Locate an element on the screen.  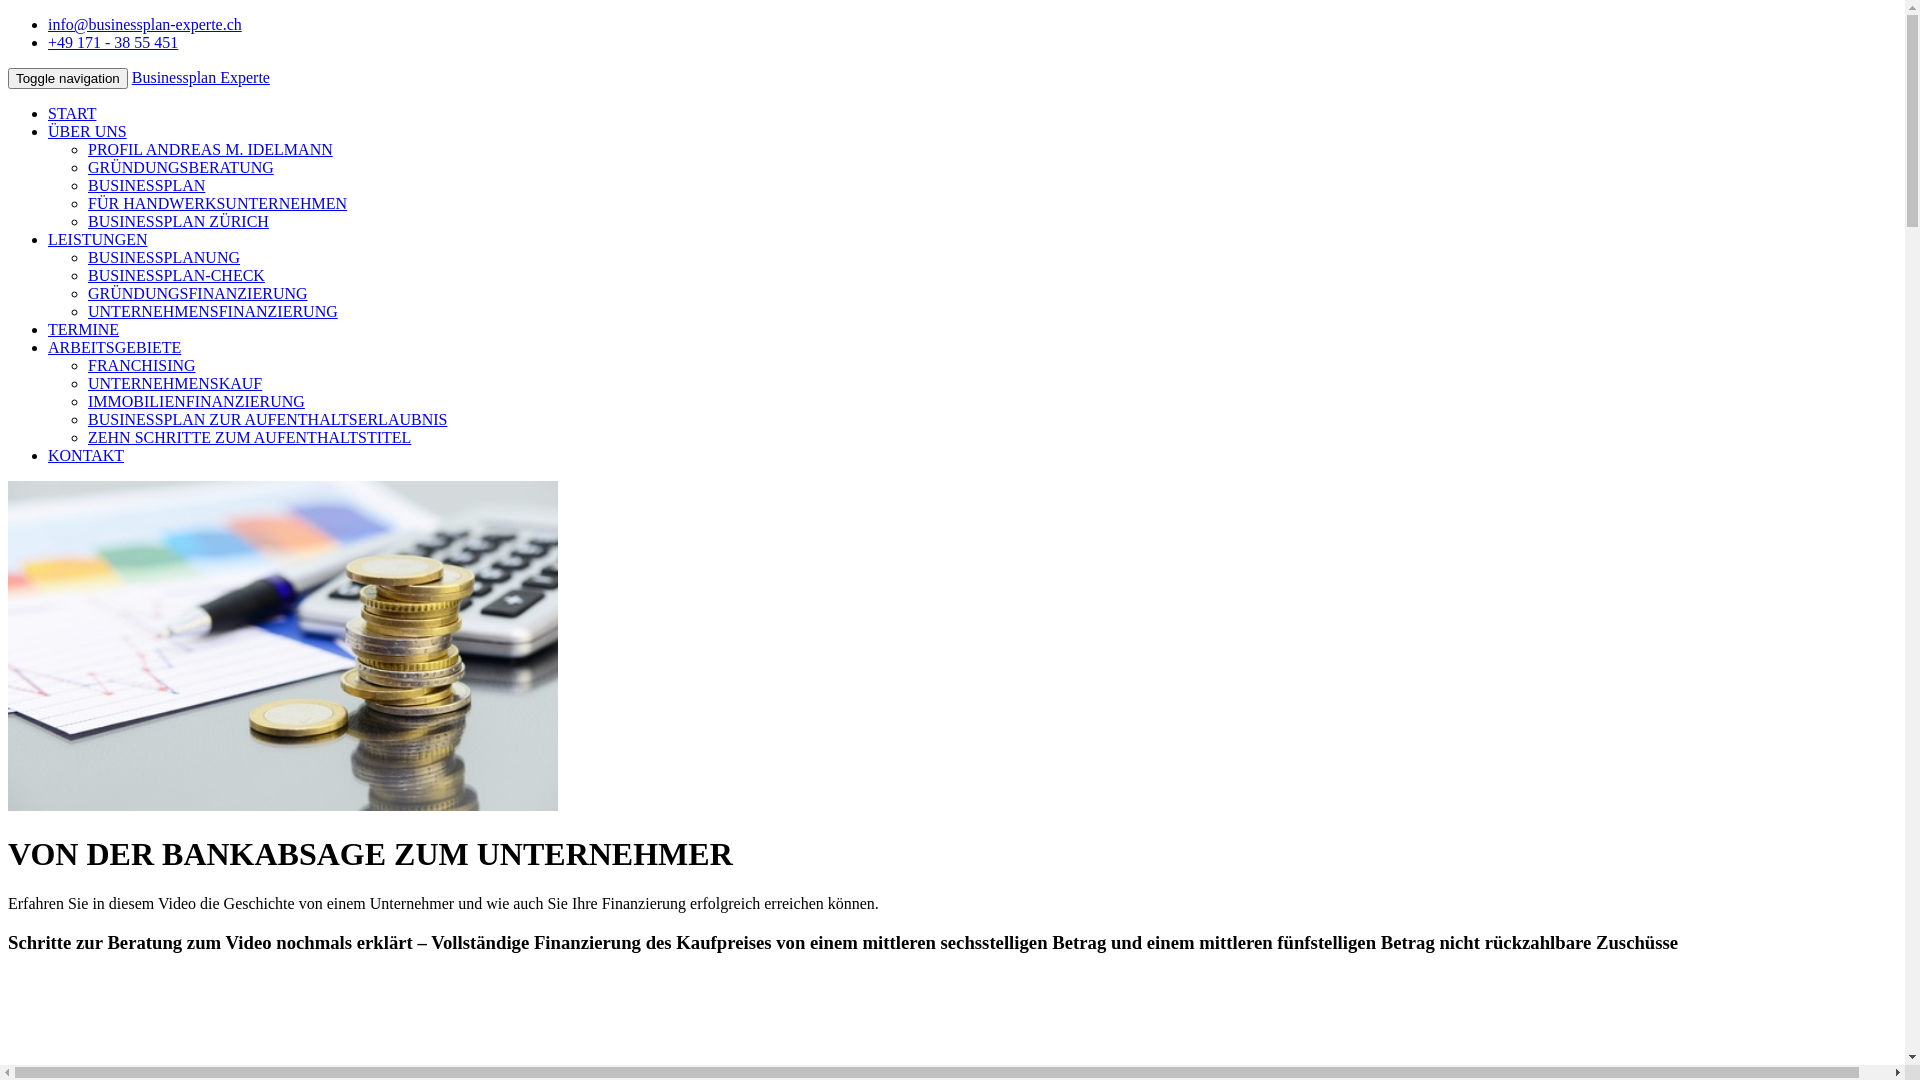
'IMMOBILIENFINANZIERUNG' is located at coordinates (196, 401).